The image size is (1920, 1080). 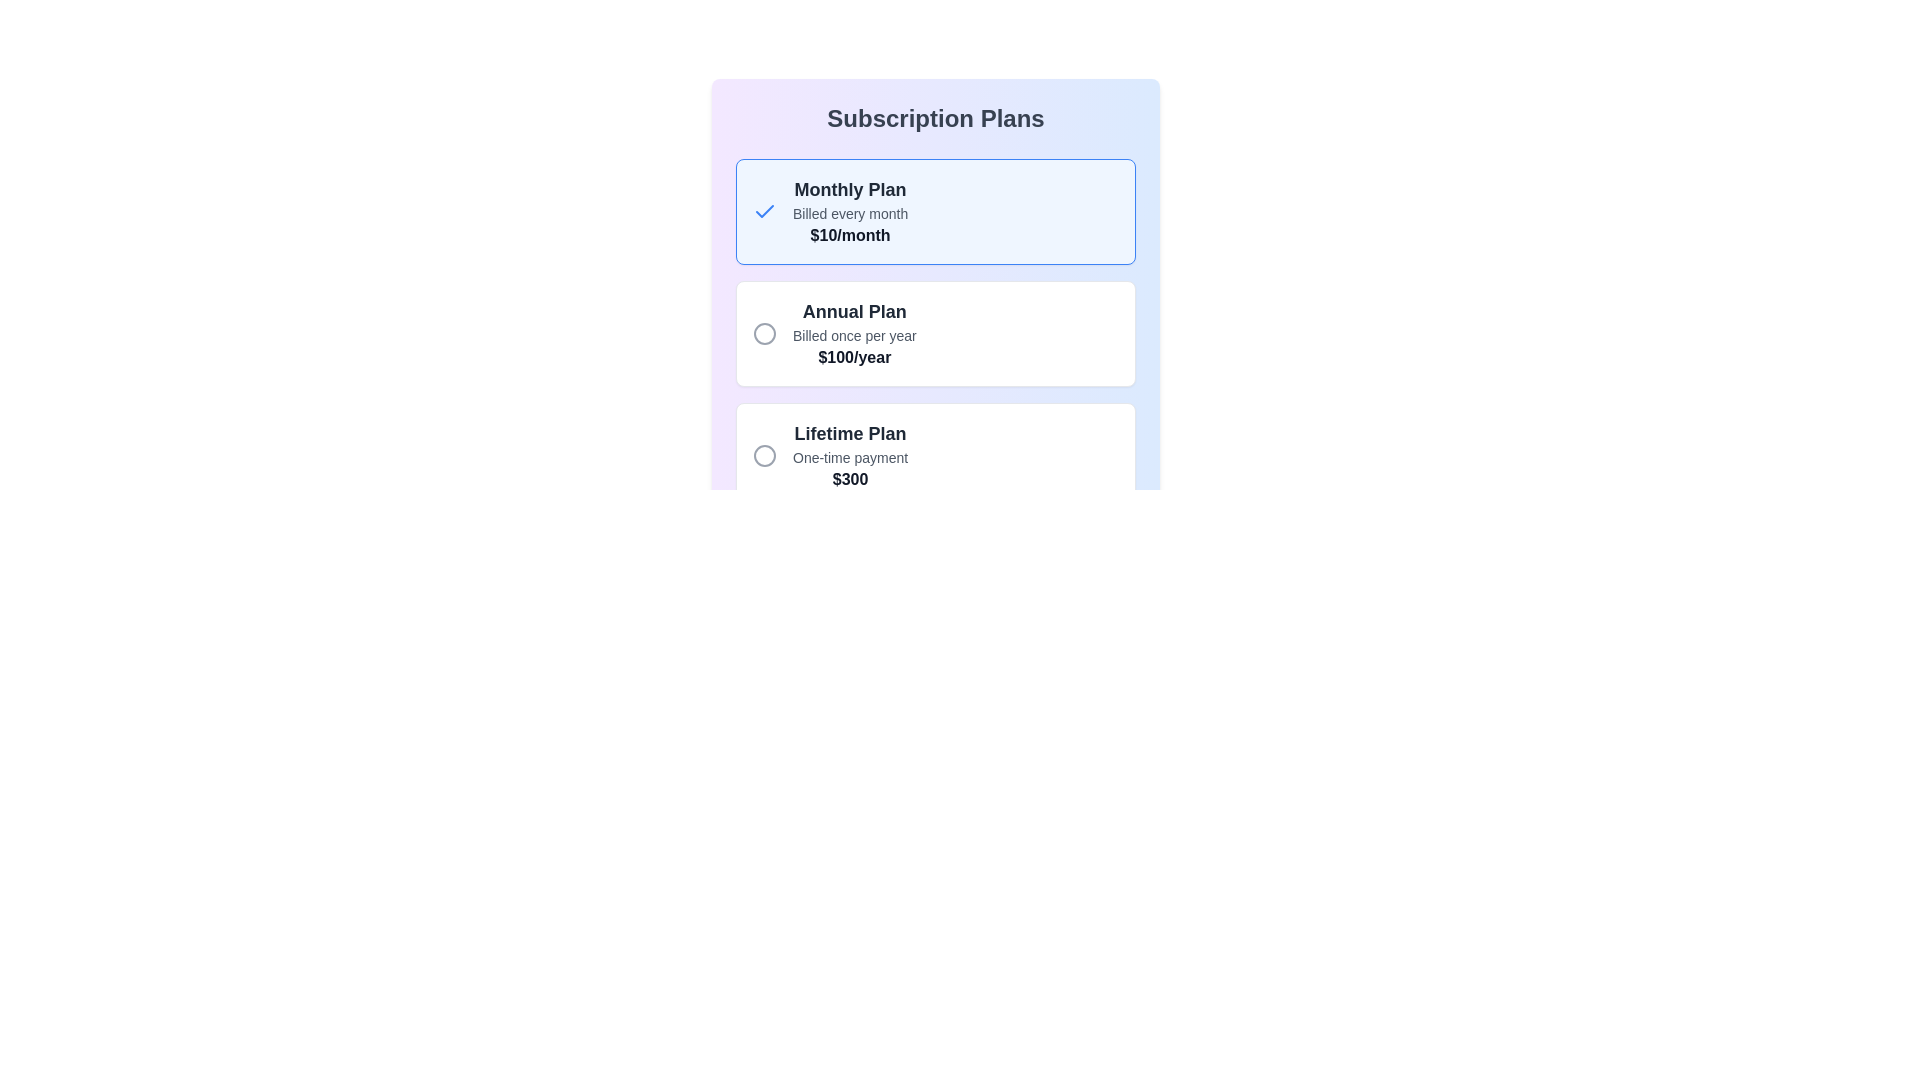 I want to click on text content of the text block that displays 'Lifetime Plan', 'One-time payment', and '$300', positioned at the bottom of the layout as the third plan option in a vertical list of subscription plans, so click(x=850, y=455).